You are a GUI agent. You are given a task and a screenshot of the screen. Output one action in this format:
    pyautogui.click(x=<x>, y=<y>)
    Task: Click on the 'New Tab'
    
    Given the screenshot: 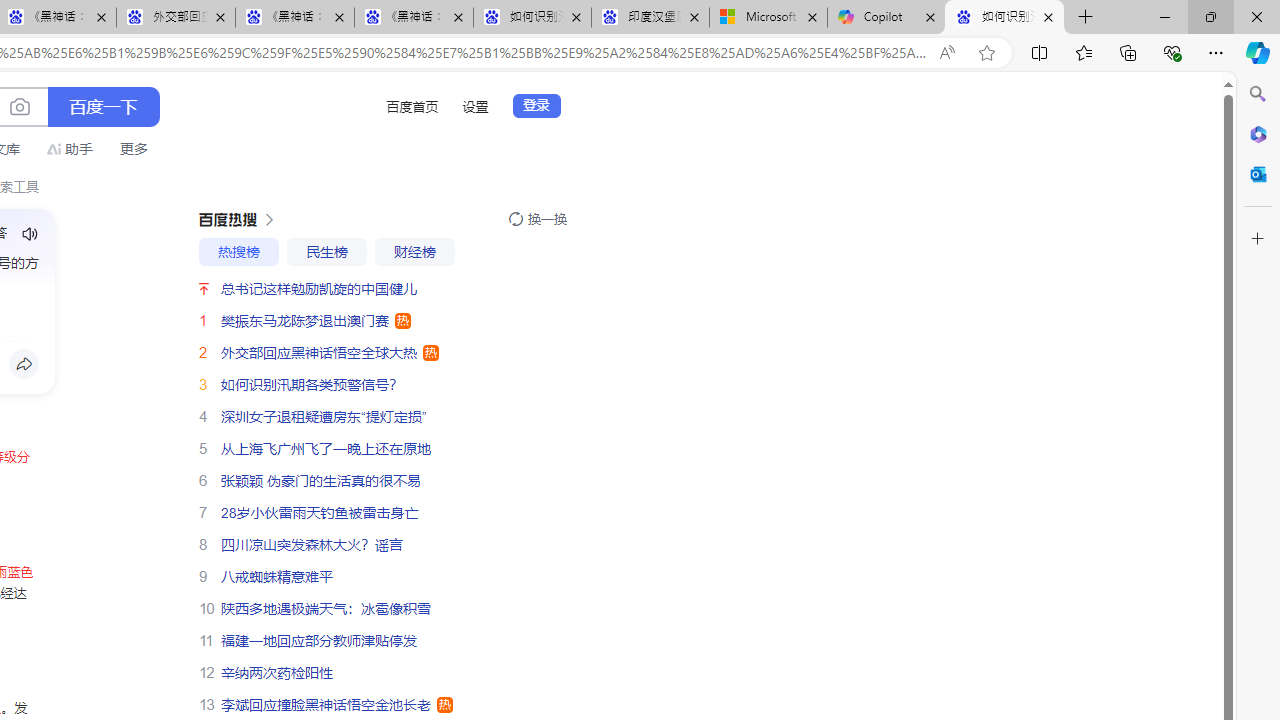 What is the action you would take?
    pyautogui.click(x=1085, y=17)
    